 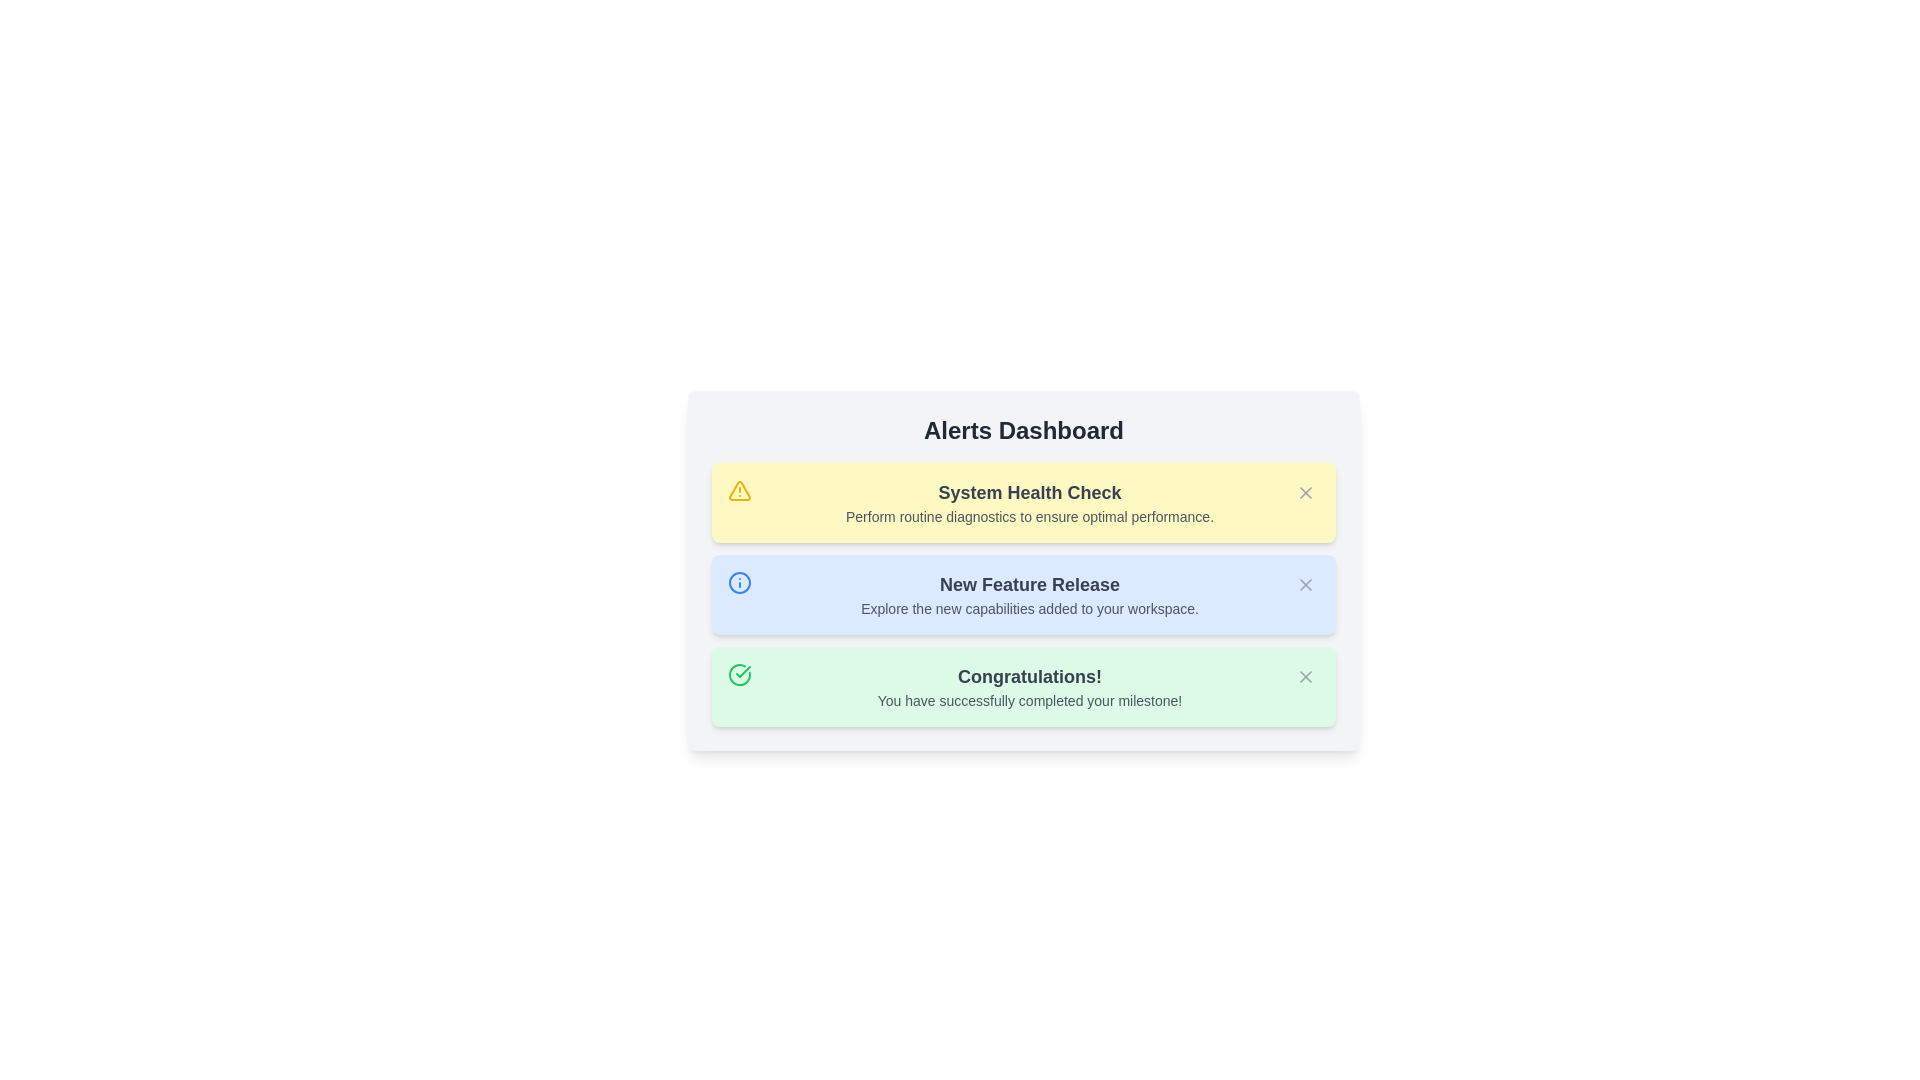 I want to click on the alert icon for Congratulations! to interact with it, so click(x=738, y=675).